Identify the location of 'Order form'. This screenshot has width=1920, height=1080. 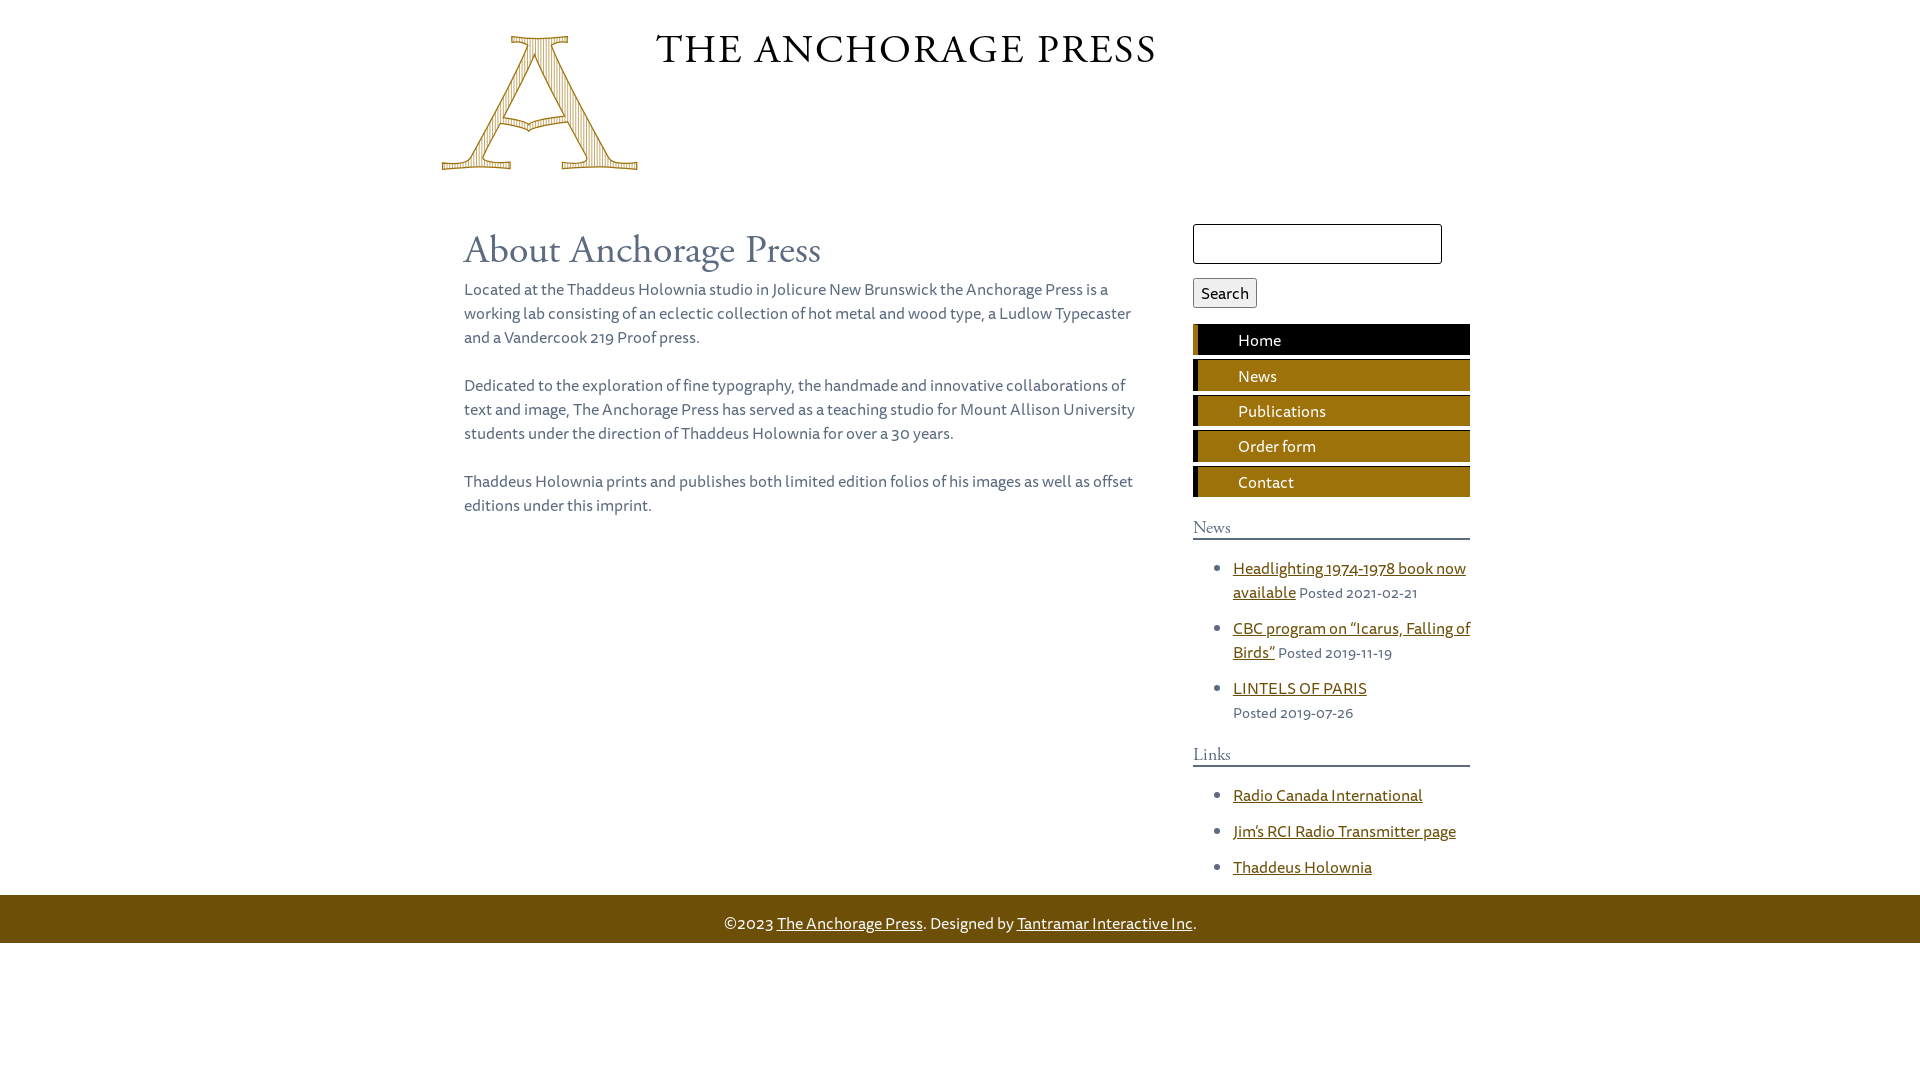
(1331, 444).